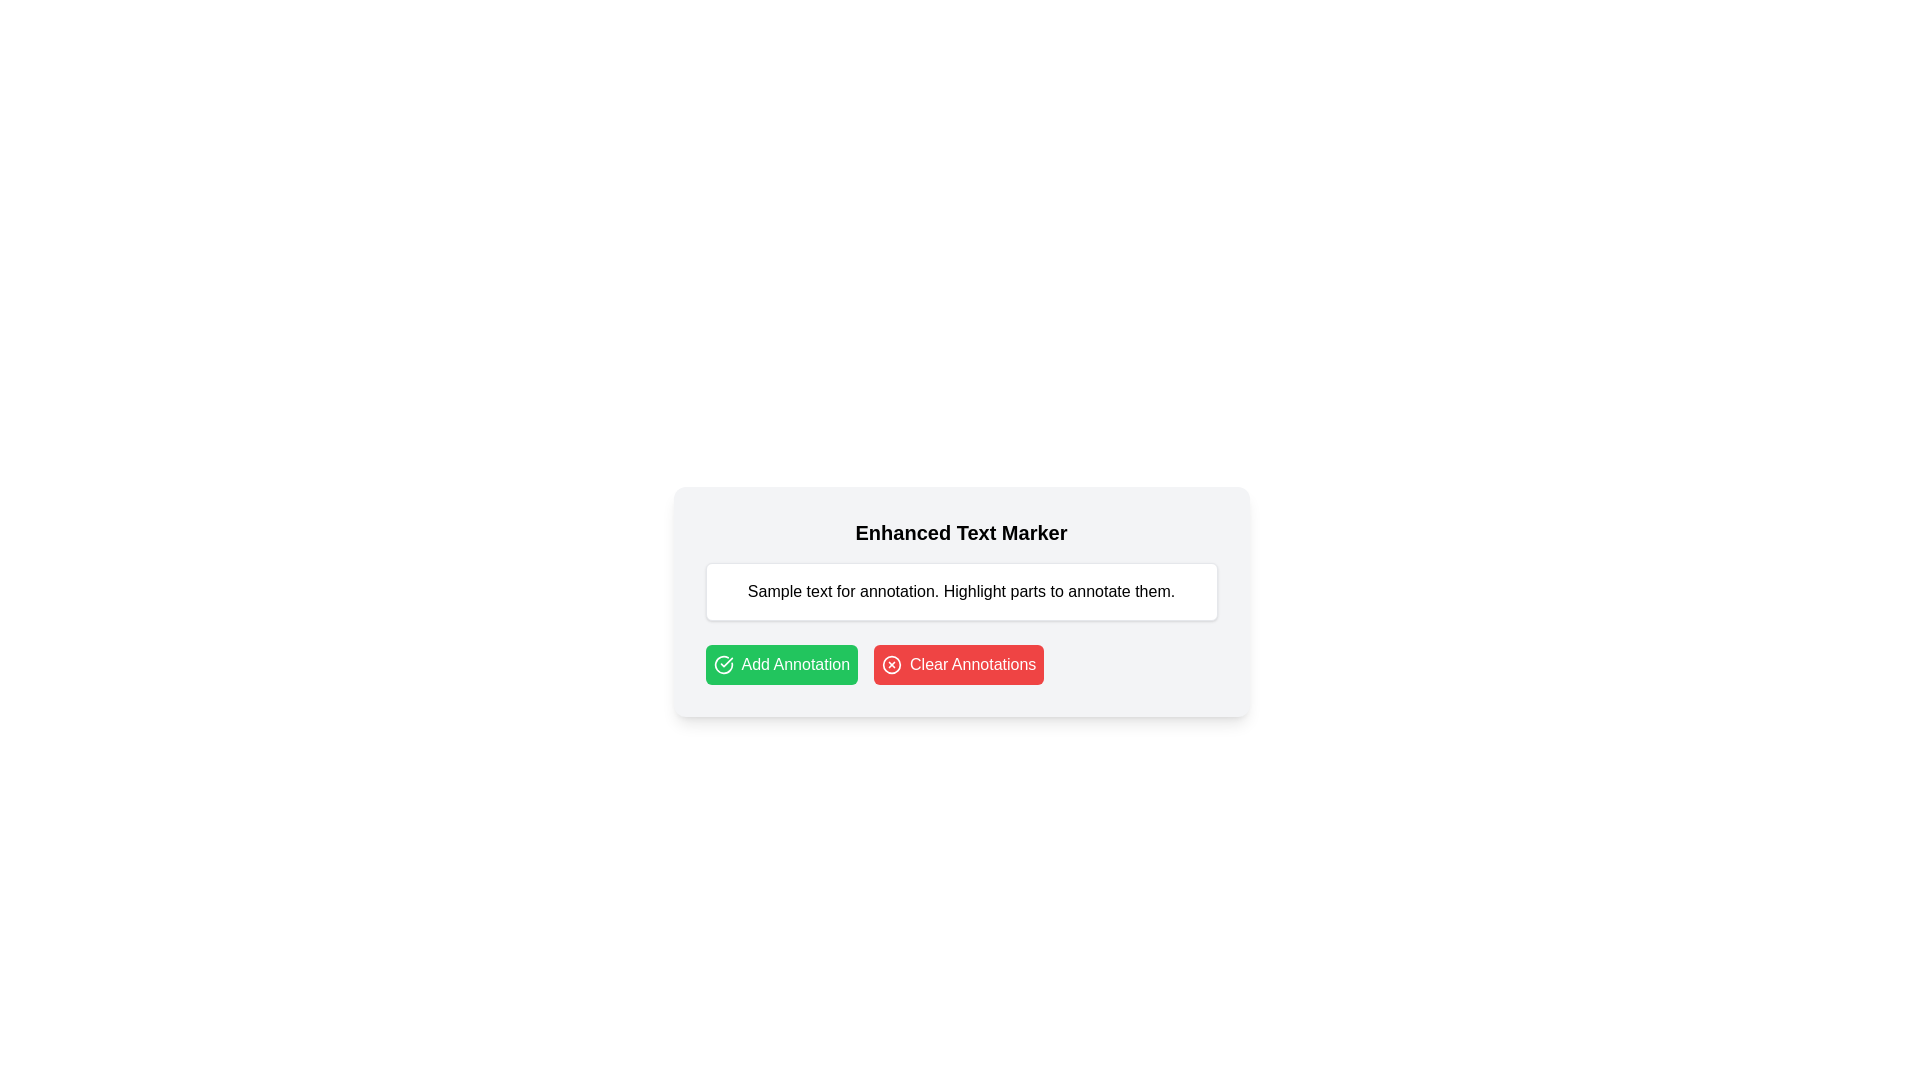 This screenshot has height=1080, width=1920. Describe the element at coordinates (958, 664) in the screenshot. I see `the 'Clear Annotations' button, which has a red background and contains the text 'Clear Annotations' in white, to observe possible visual responses like color changes` at that location.